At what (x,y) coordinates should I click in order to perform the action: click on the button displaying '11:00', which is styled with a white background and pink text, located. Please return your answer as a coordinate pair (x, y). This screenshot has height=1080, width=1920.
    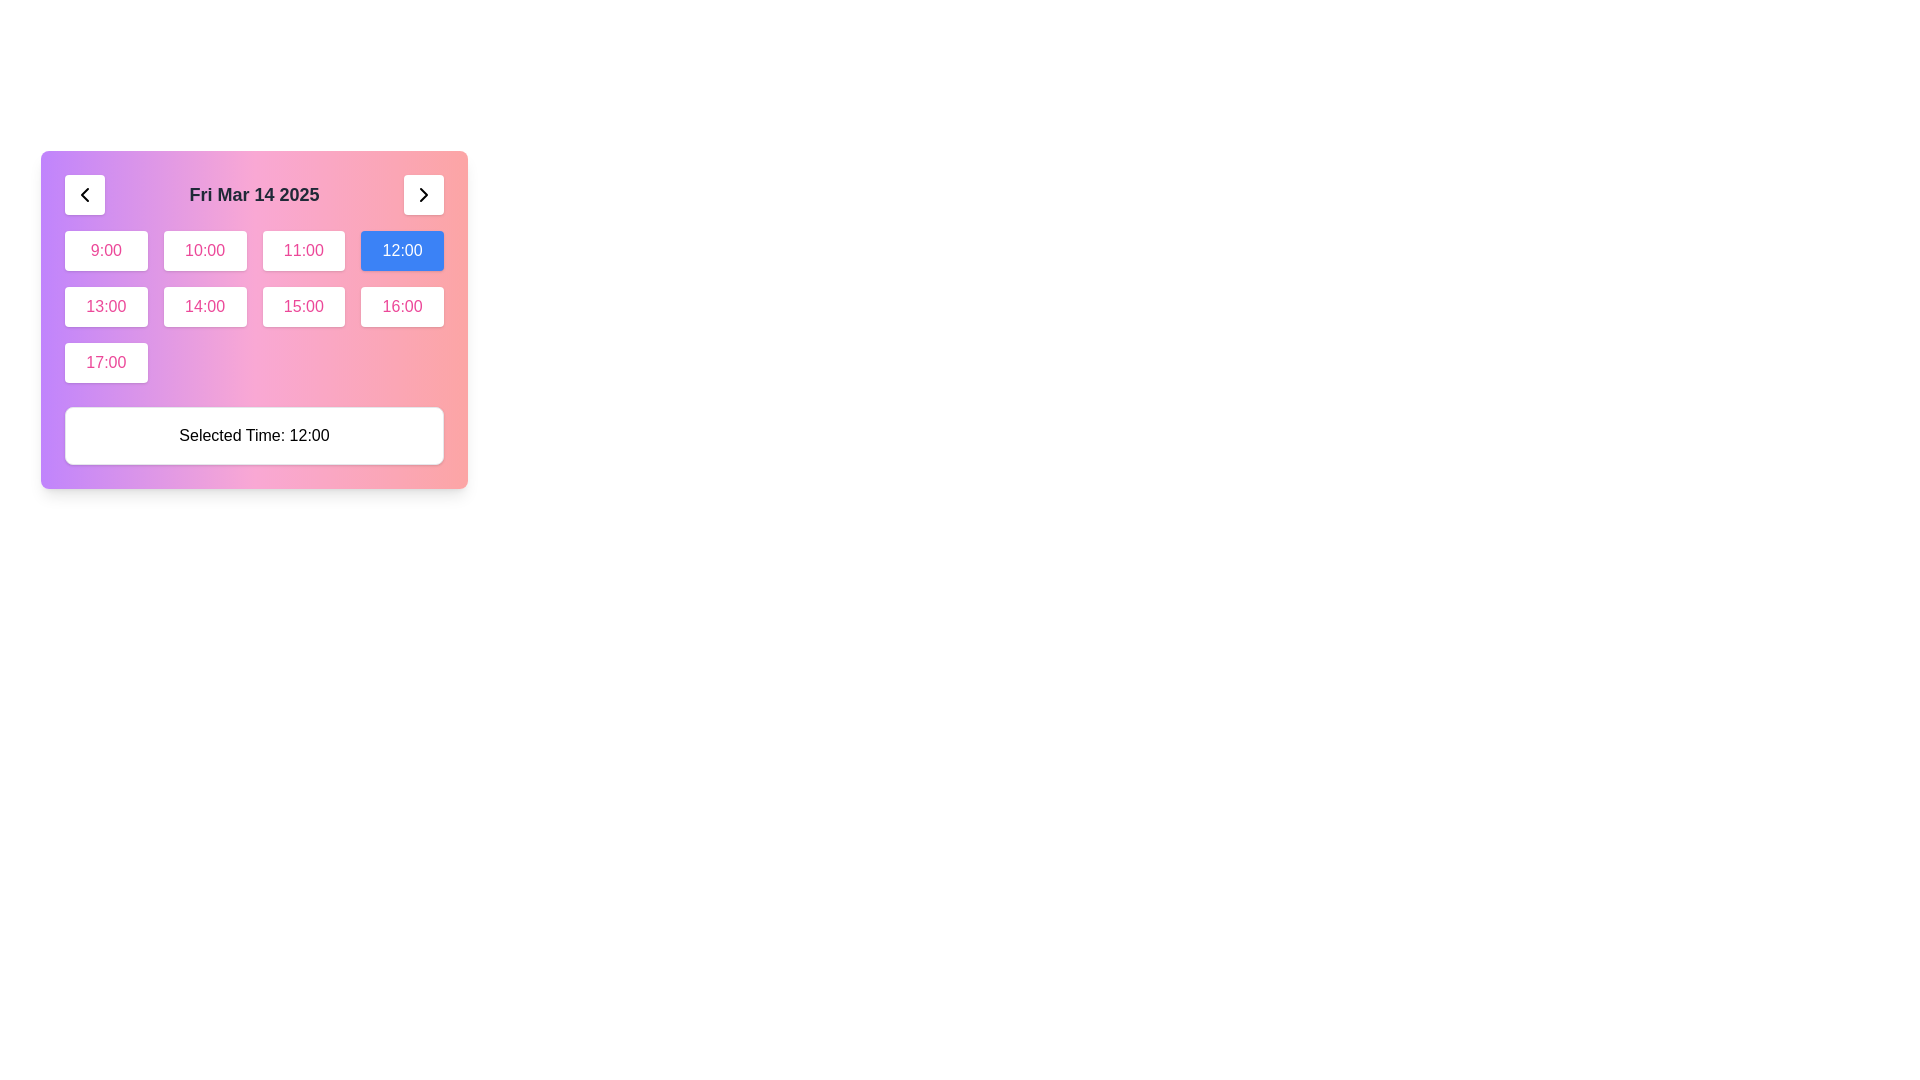
    Looking at the image, I should click on (302, 249).